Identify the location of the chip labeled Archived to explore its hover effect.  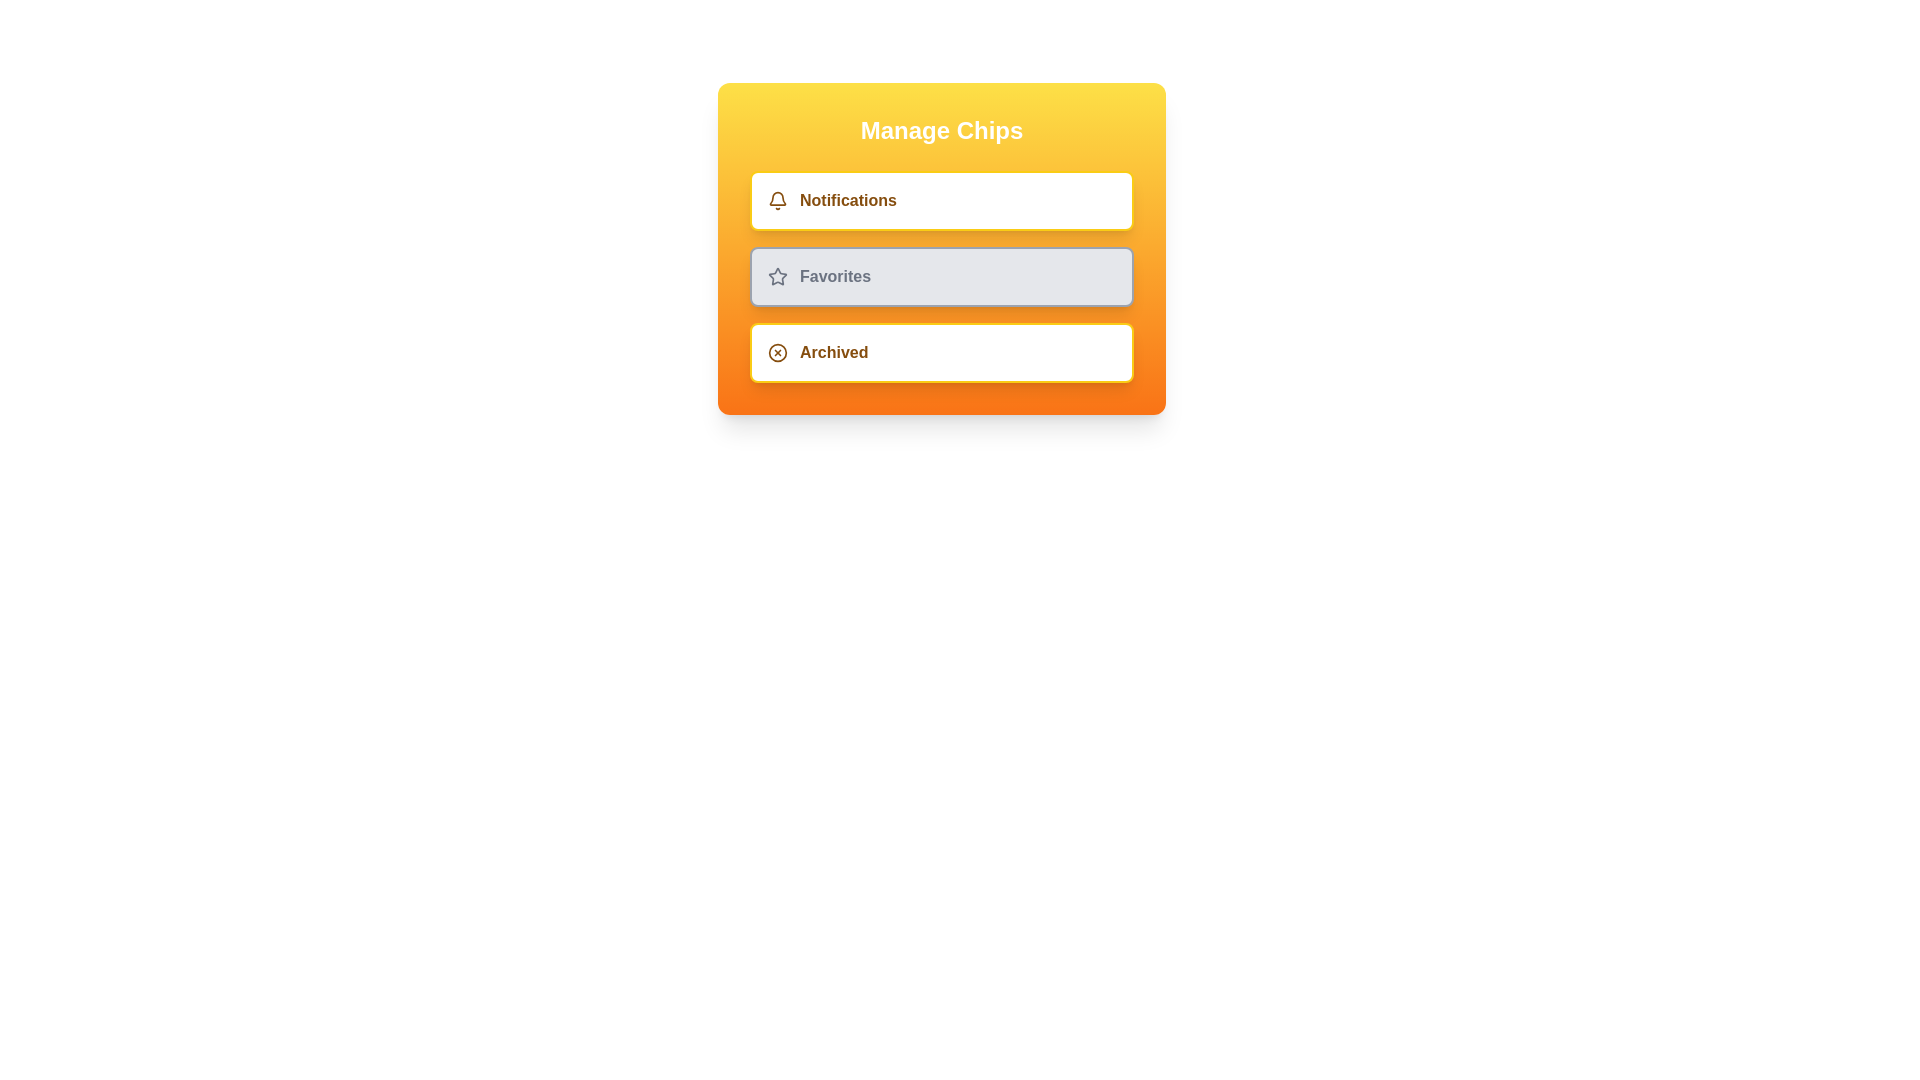
(940, 352).